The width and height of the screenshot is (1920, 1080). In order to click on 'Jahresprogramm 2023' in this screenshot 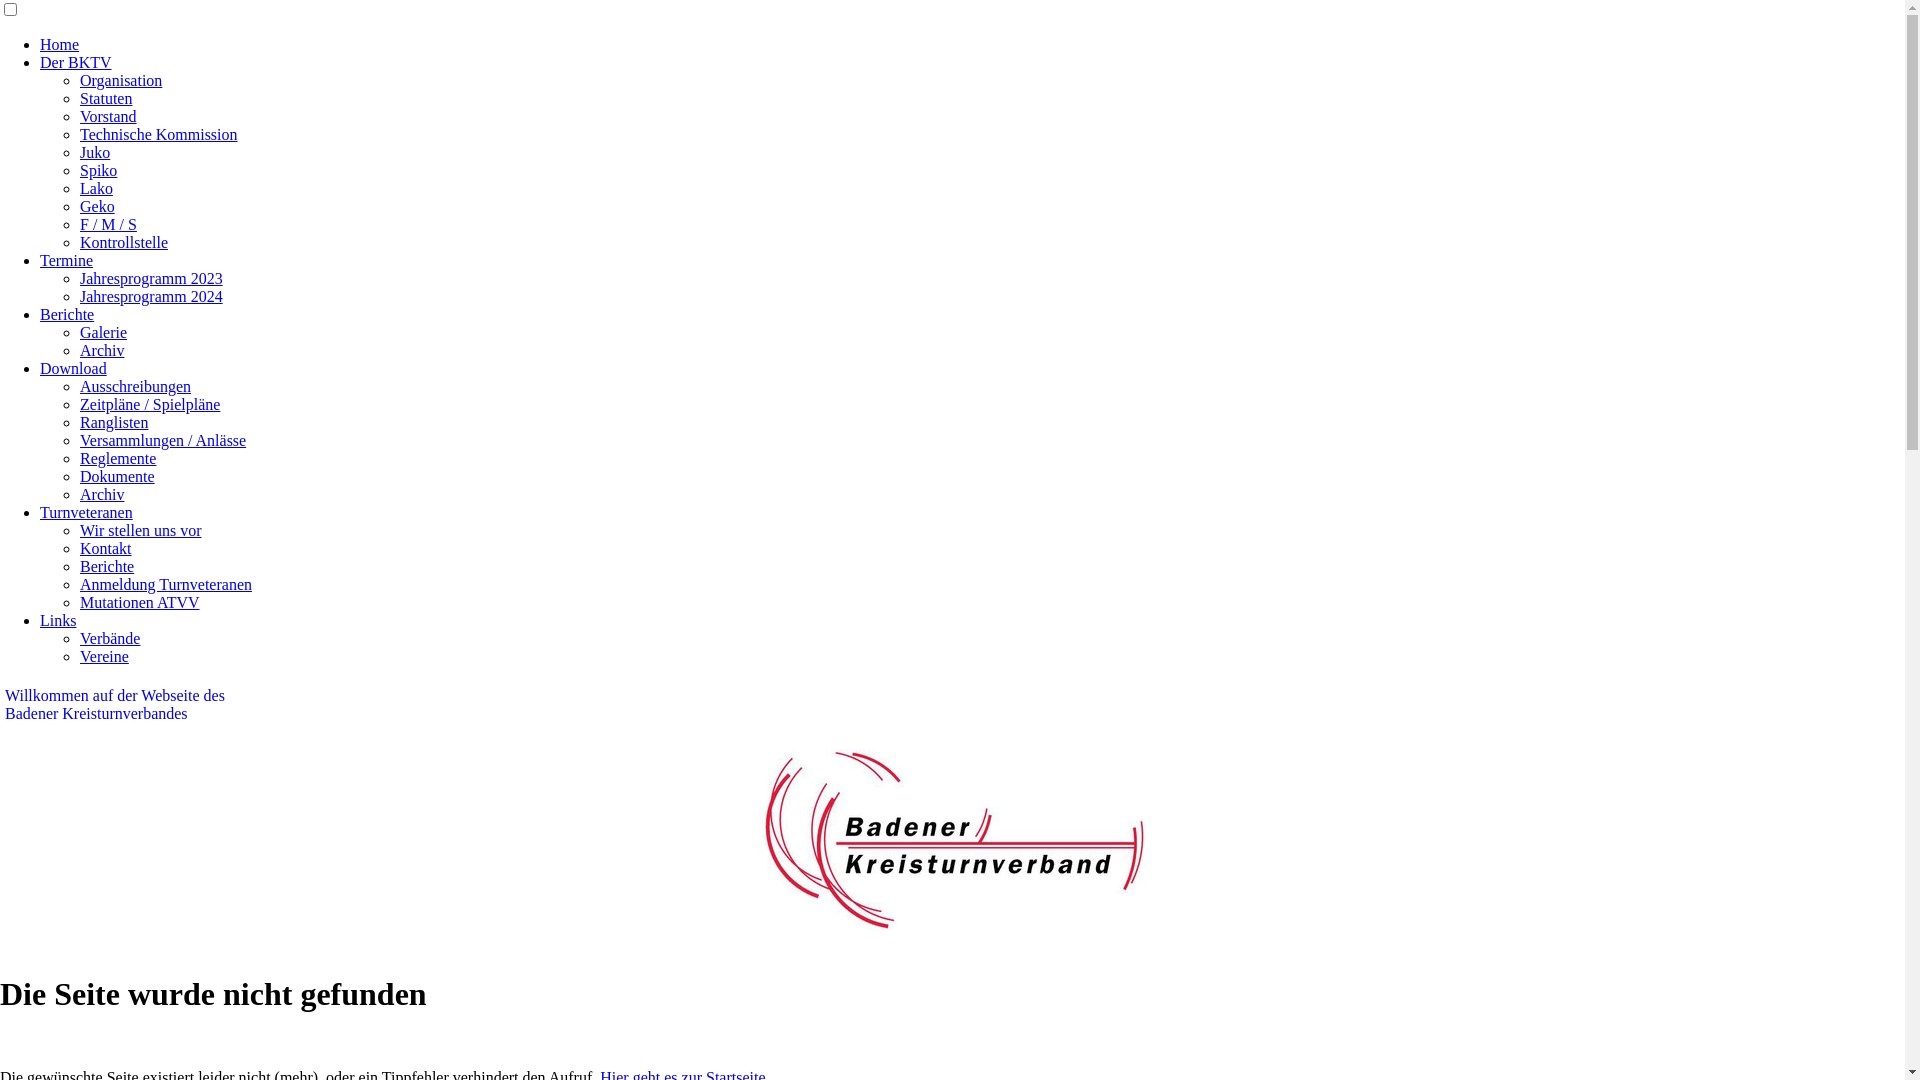, I will do `click(150, 278)`.